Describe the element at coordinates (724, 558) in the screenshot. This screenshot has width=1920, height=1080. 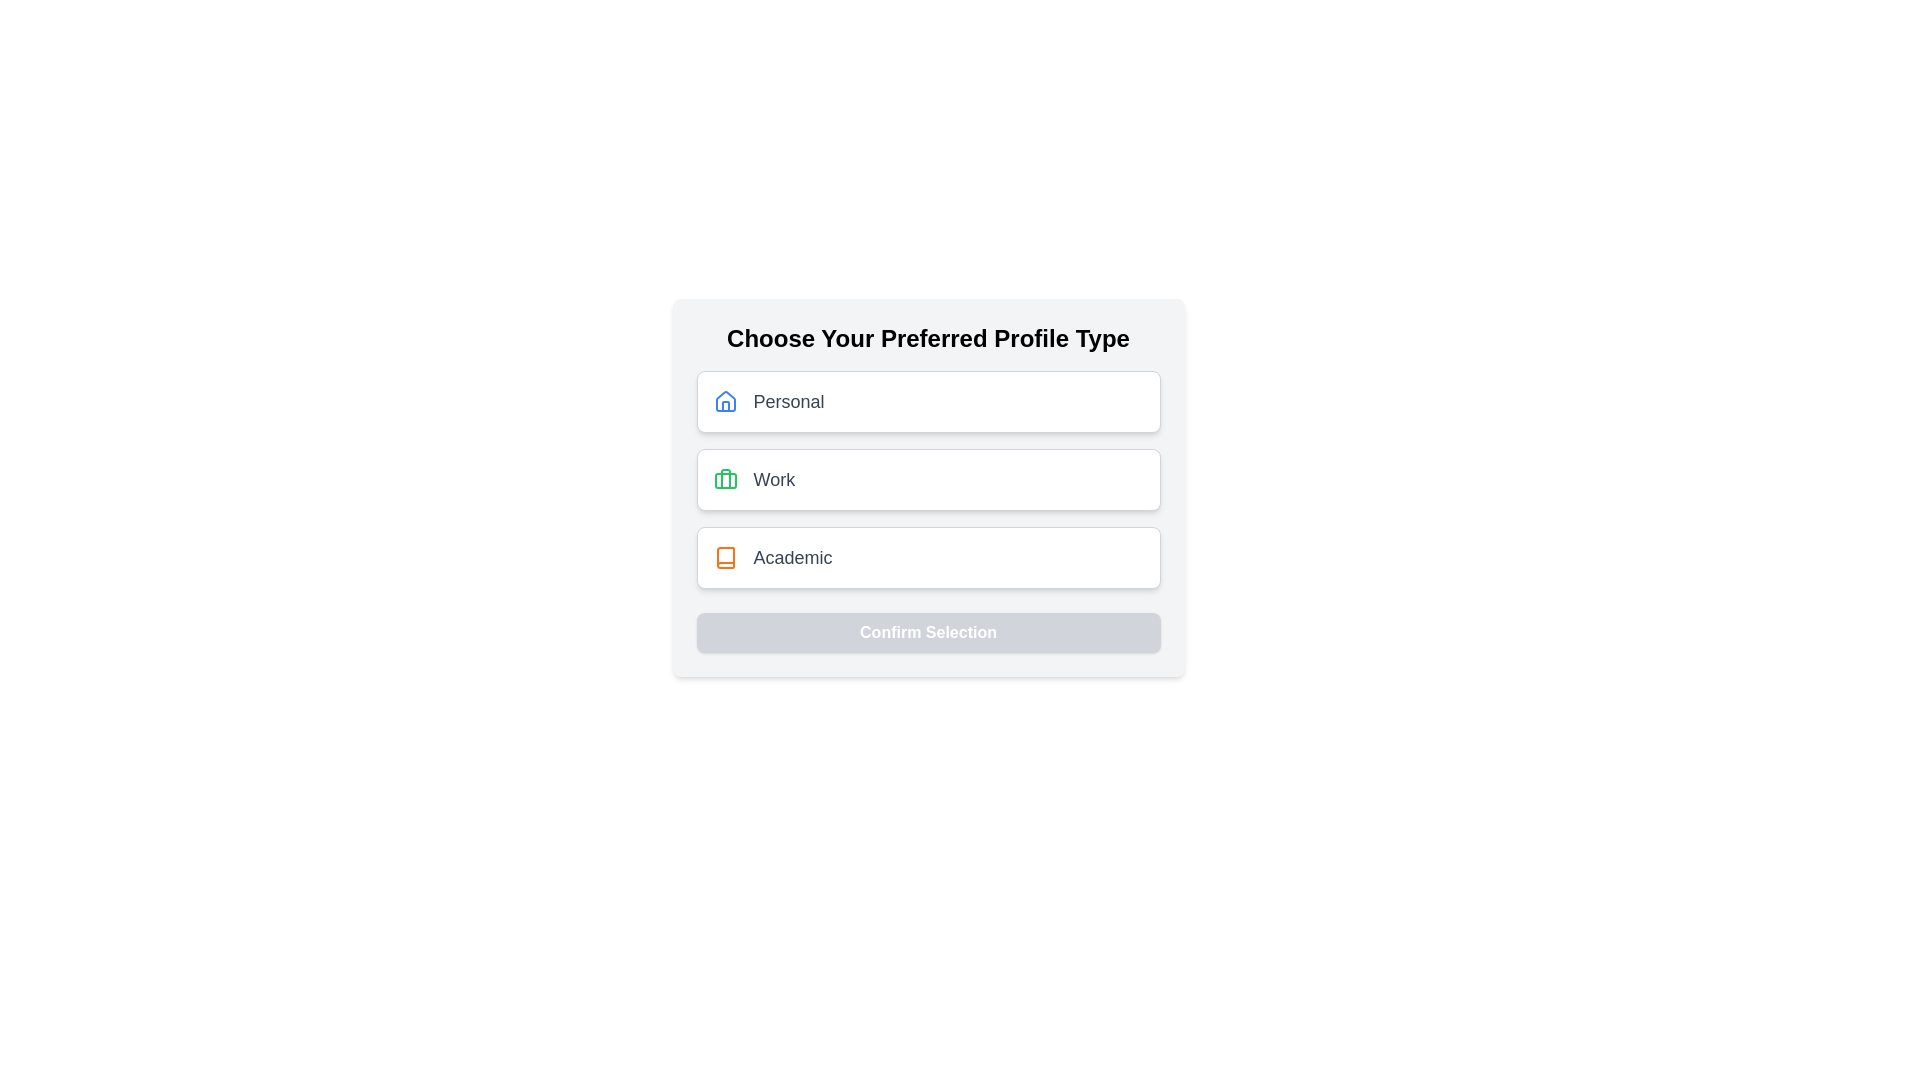
I see `the 'Academic' profile type icon, which is located to the left of the text label in the profile type selection section` at that location.